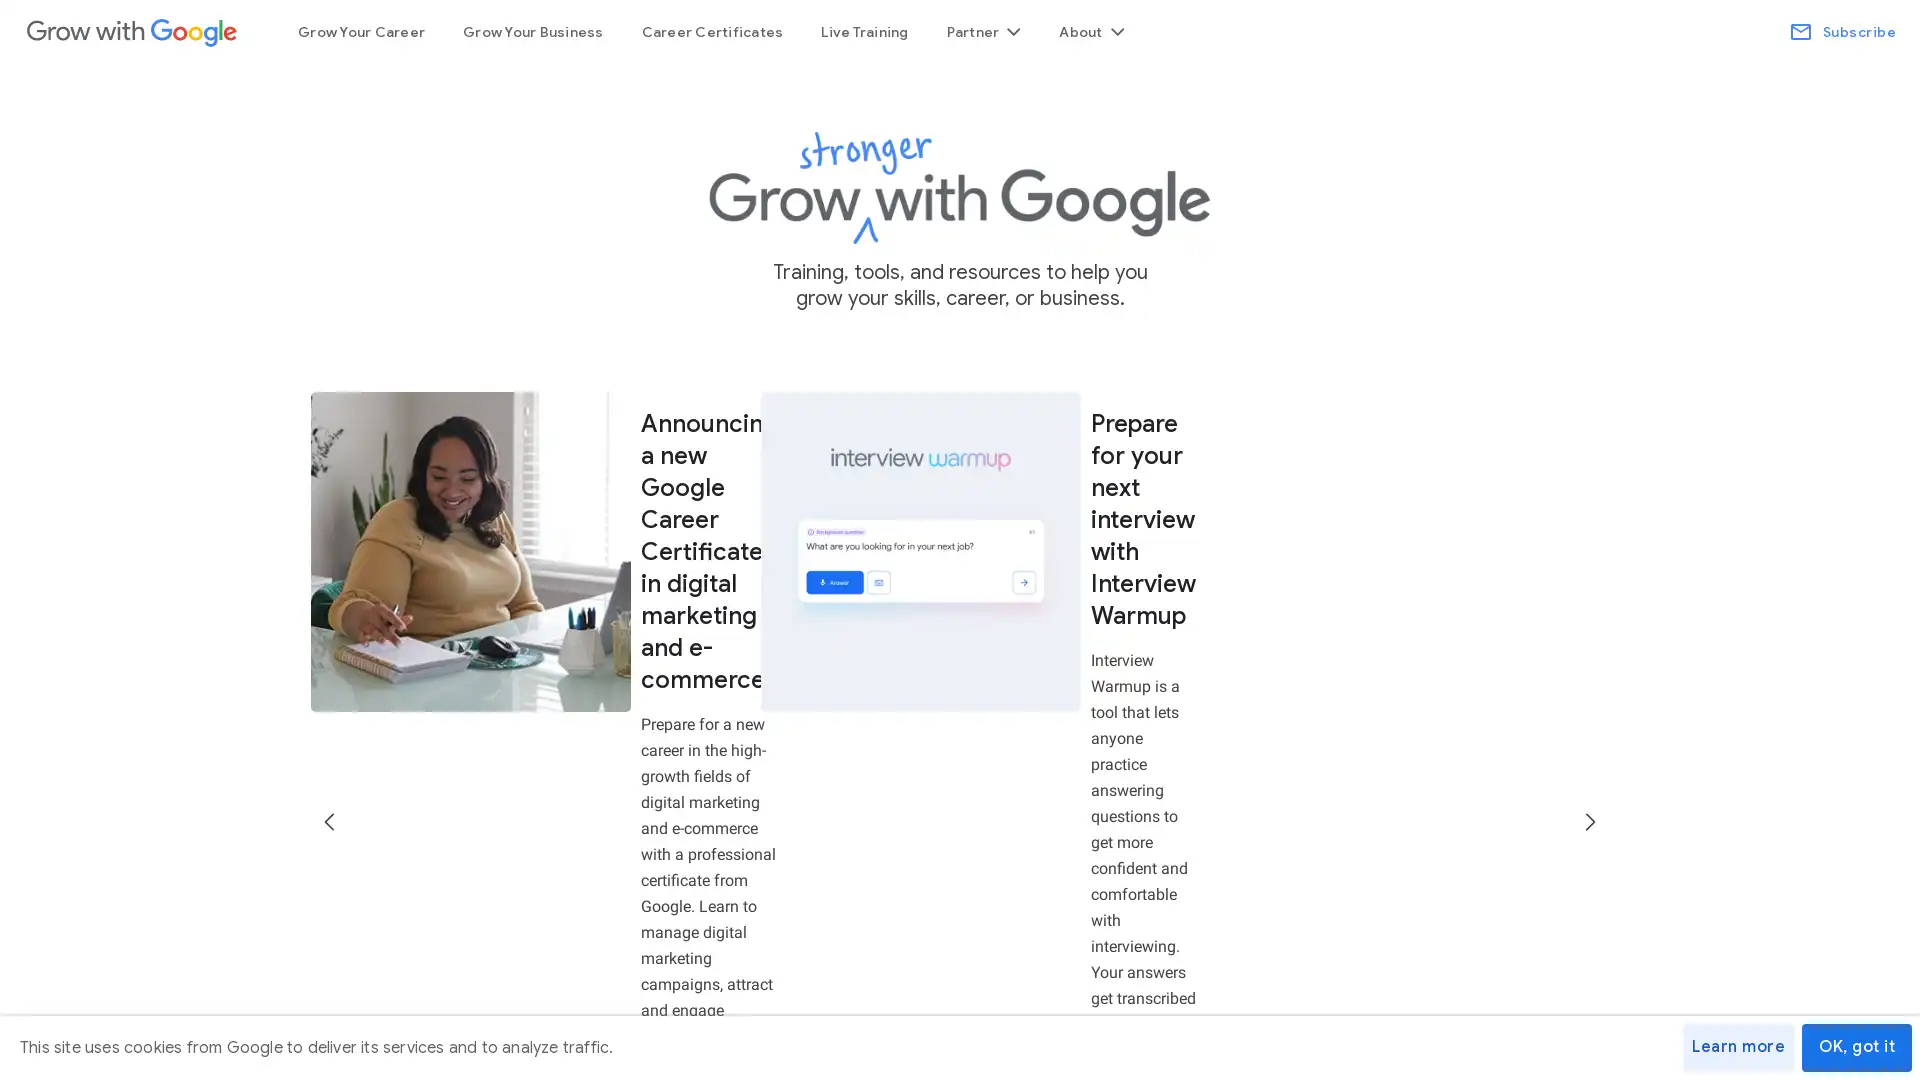 This screenshot has width=1920, height=1080. What do you see at coordinates (1856, 1047) in the screenshot?
I see `OK, got it` at bounding box center [1856, 1047].